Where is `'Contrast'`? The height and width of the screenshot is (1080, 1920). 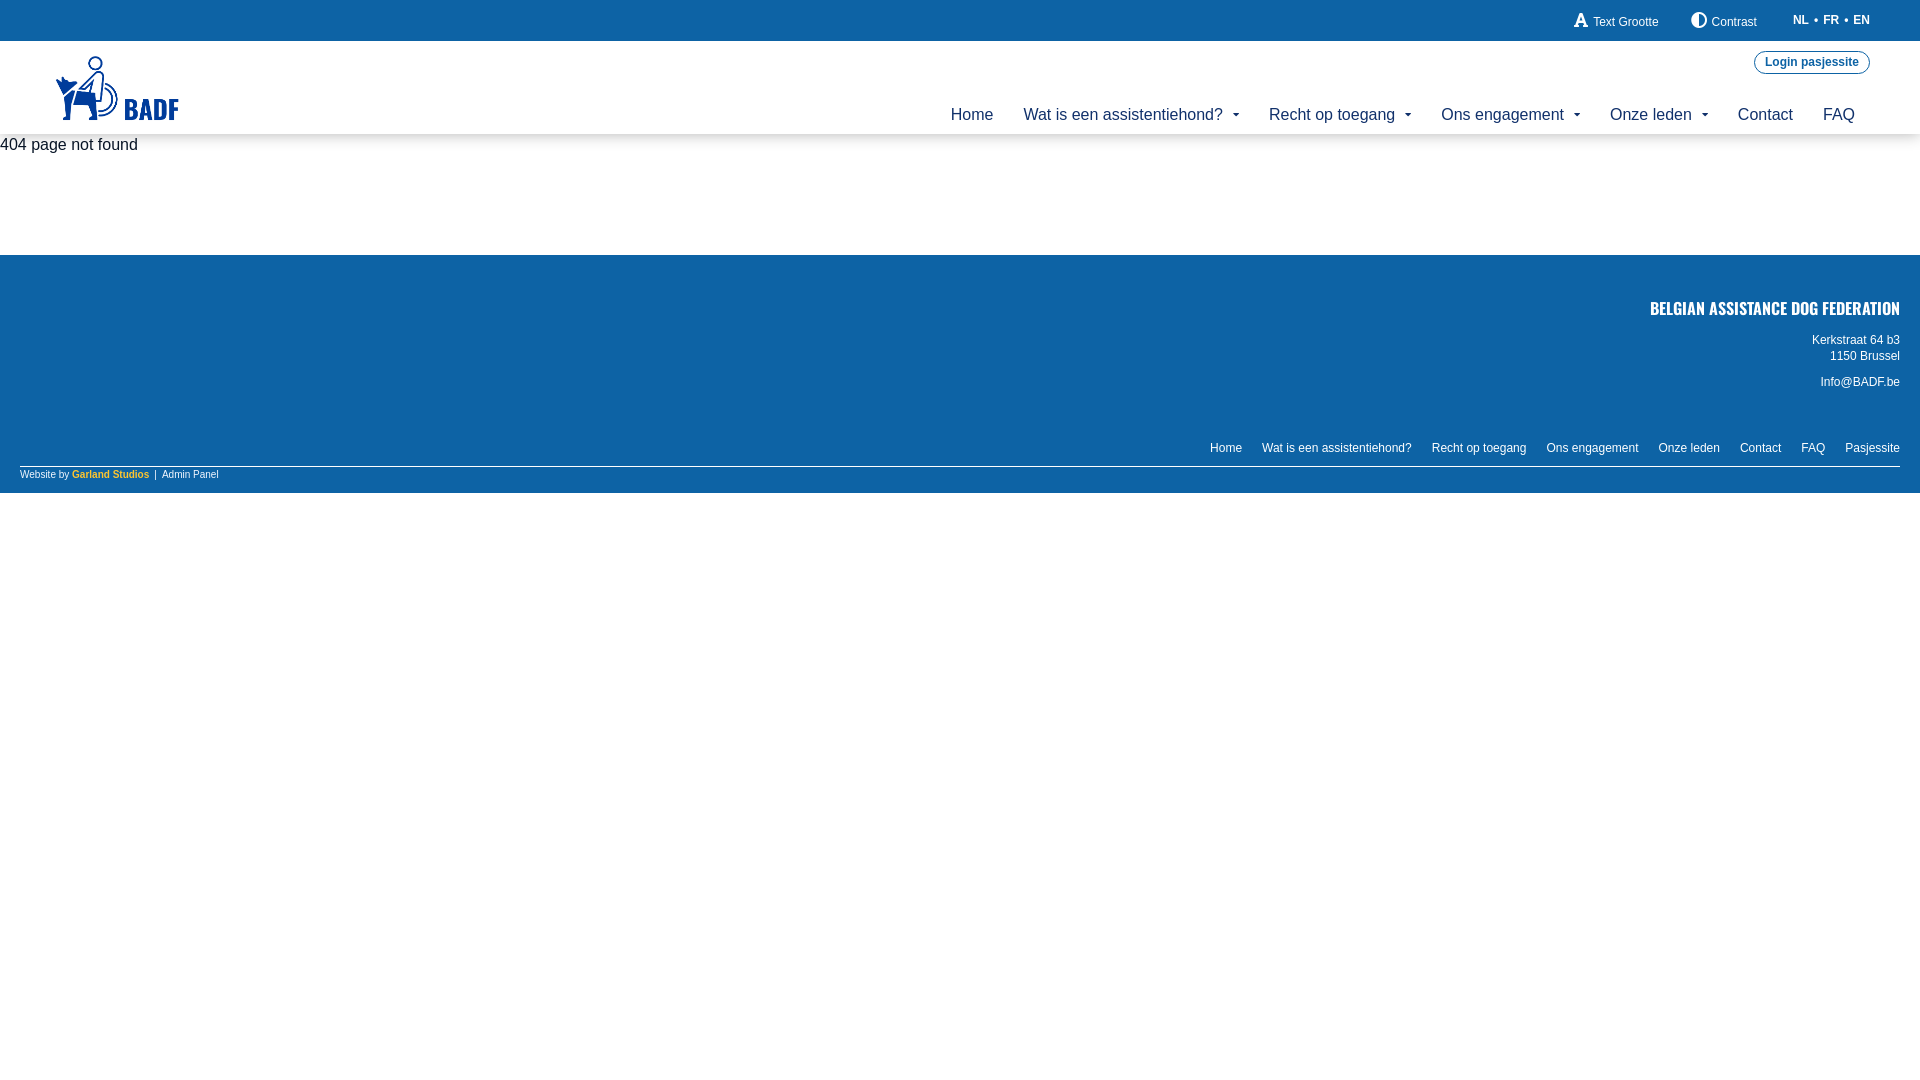
'Contrast' is located at coordinates (1722, 20).